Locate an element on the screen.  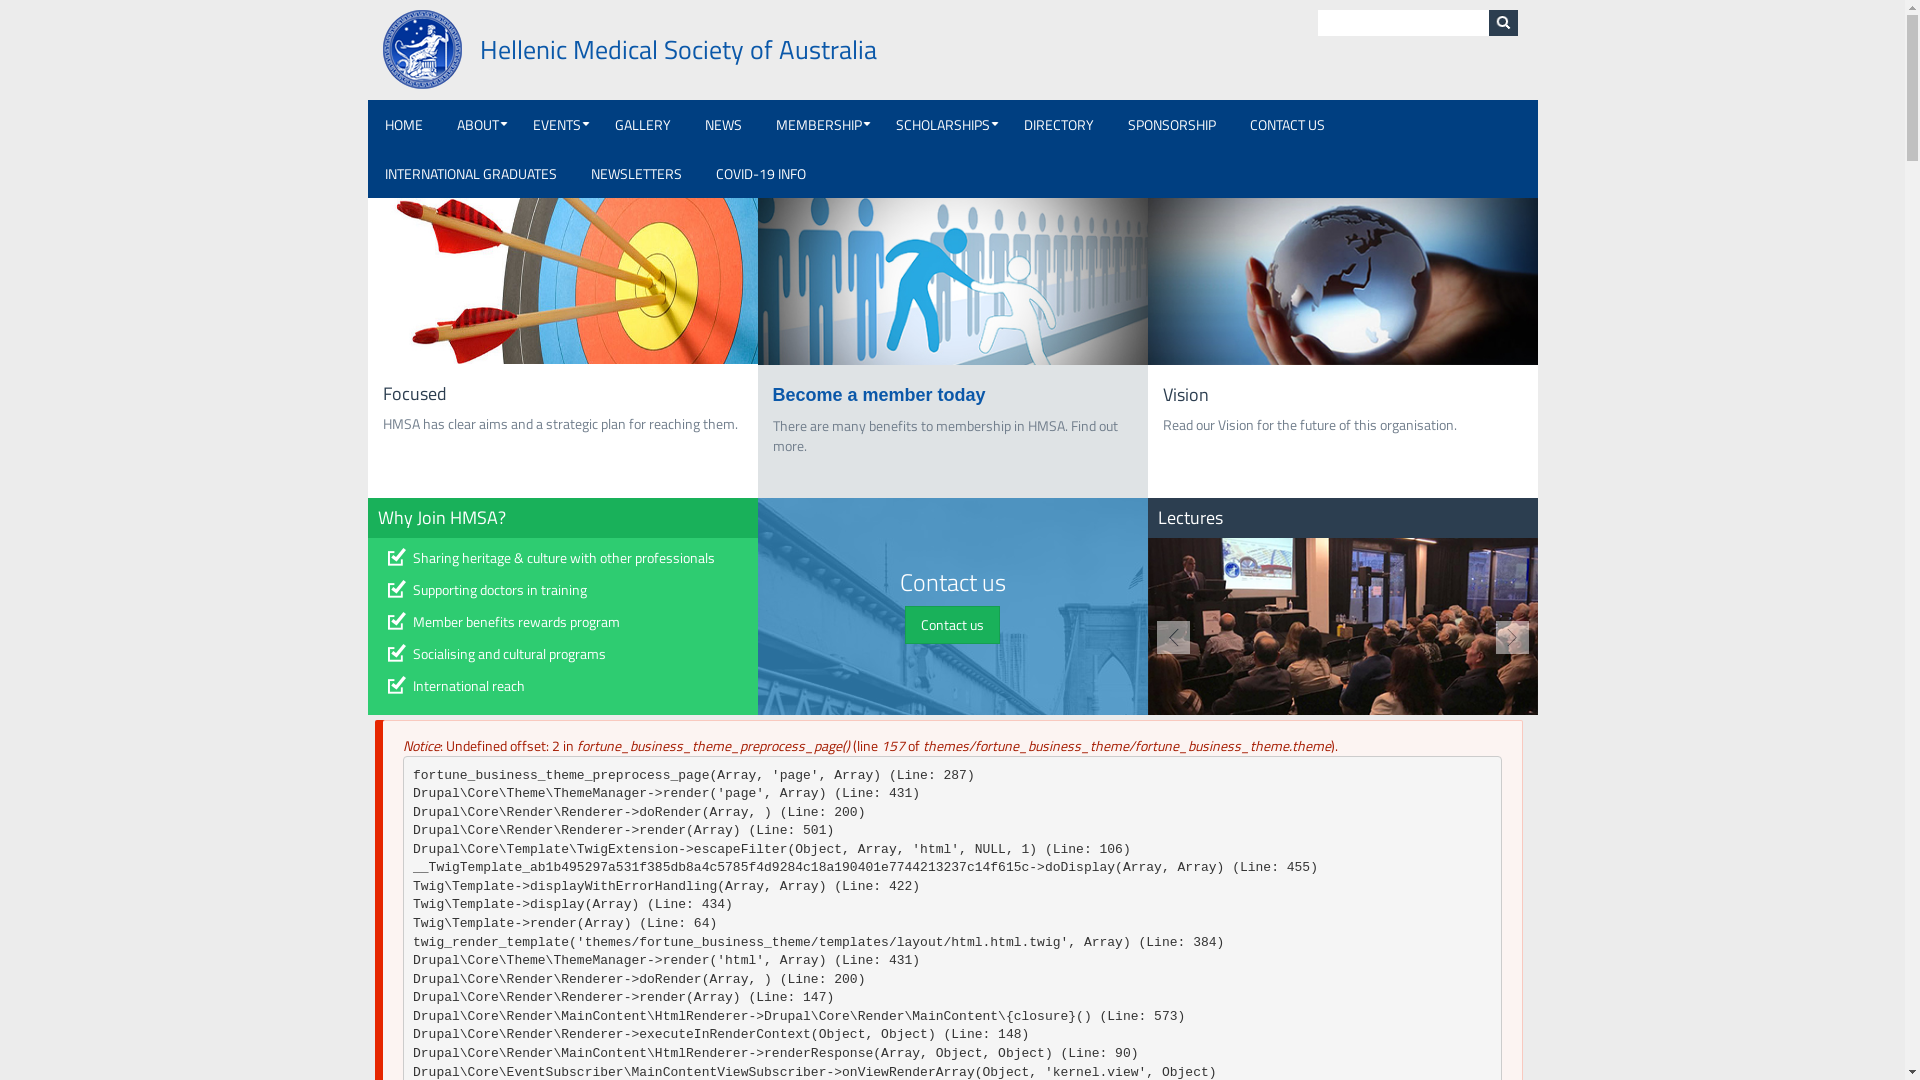
'Become a member today' is located at coordinates (771, 394).